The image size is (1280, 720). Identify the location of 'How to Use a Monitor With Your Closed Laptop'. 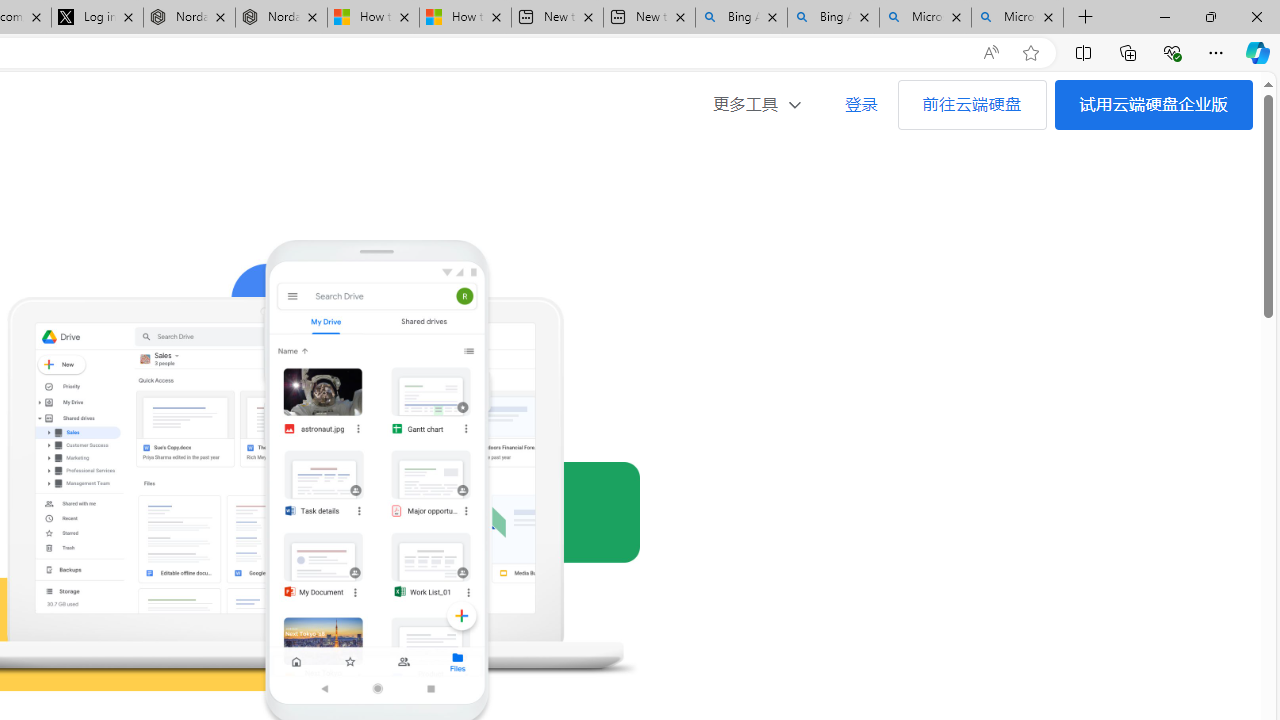
(464, 17).